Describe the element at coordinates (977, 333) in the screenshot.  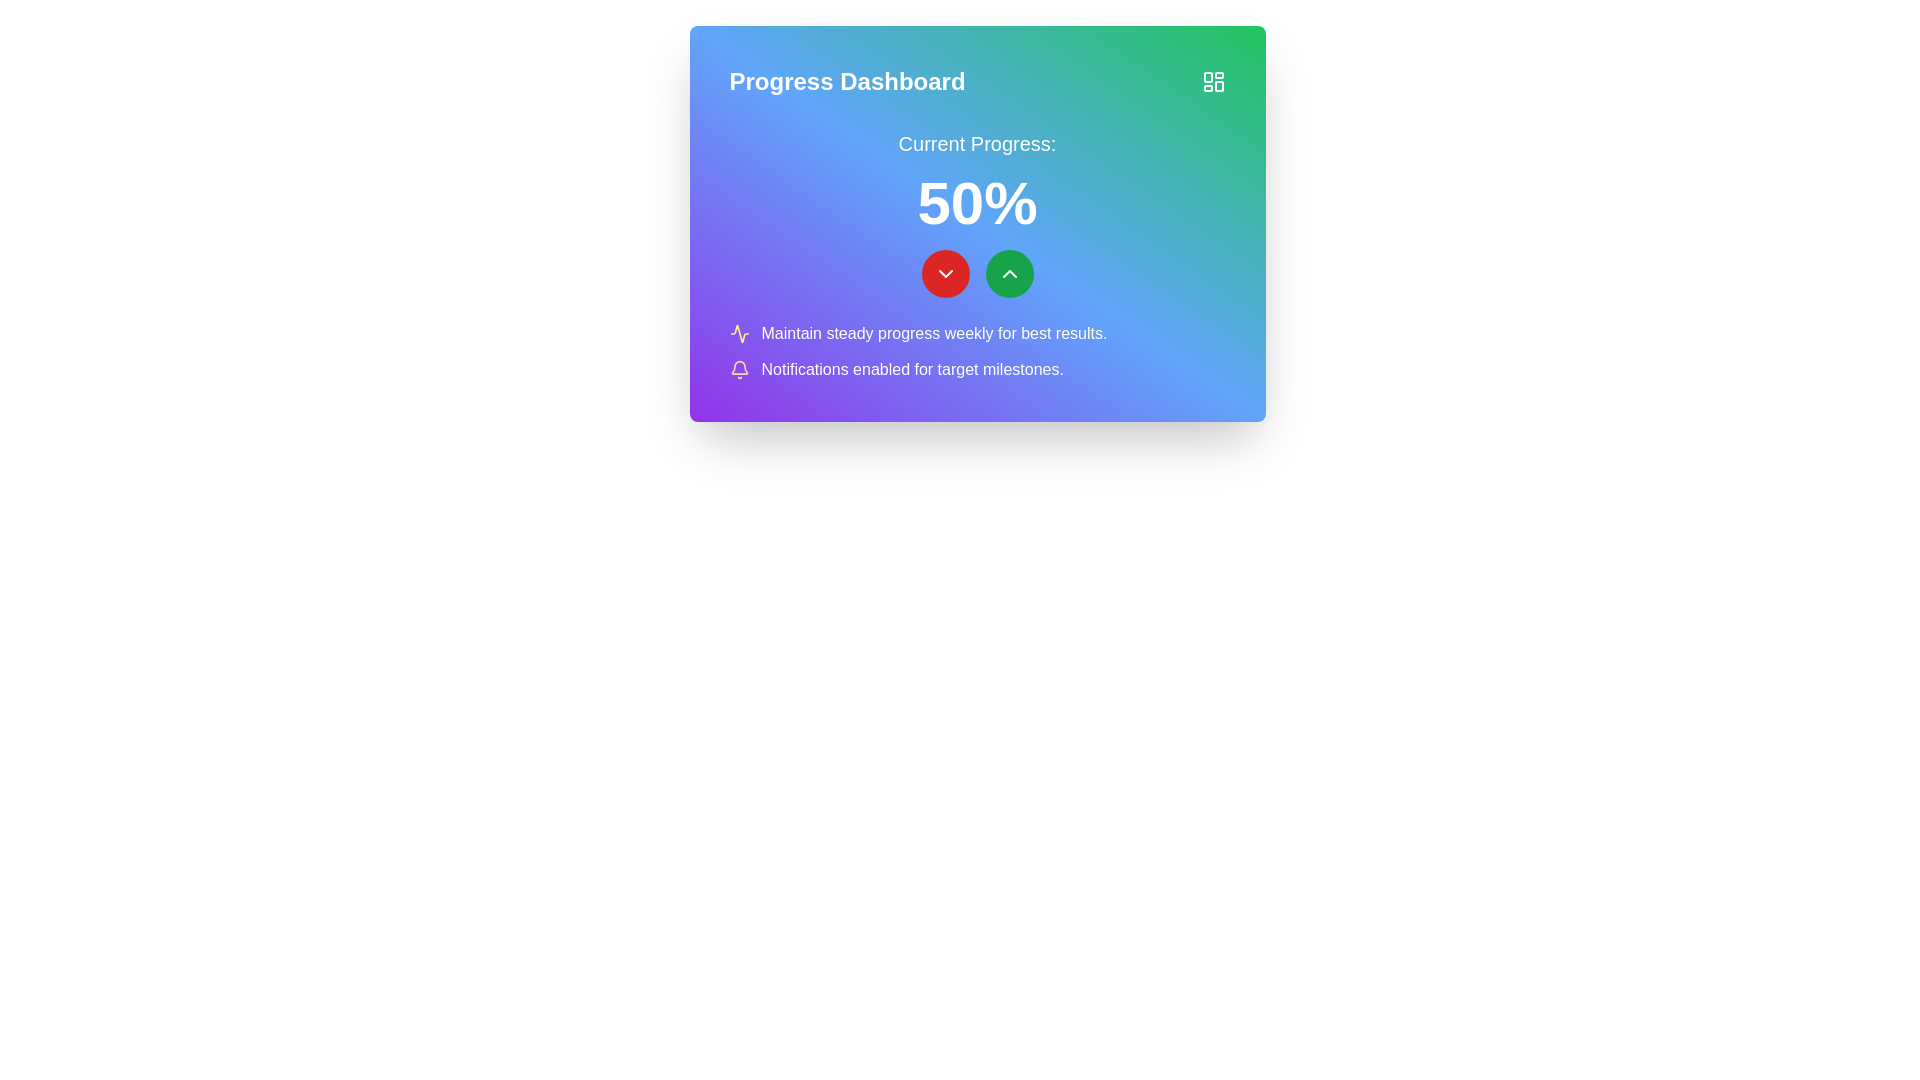
I see `the first text-icon pair under the 'Progress Dashboard' section that provides instructional or motivational information about steady progress` at that location.